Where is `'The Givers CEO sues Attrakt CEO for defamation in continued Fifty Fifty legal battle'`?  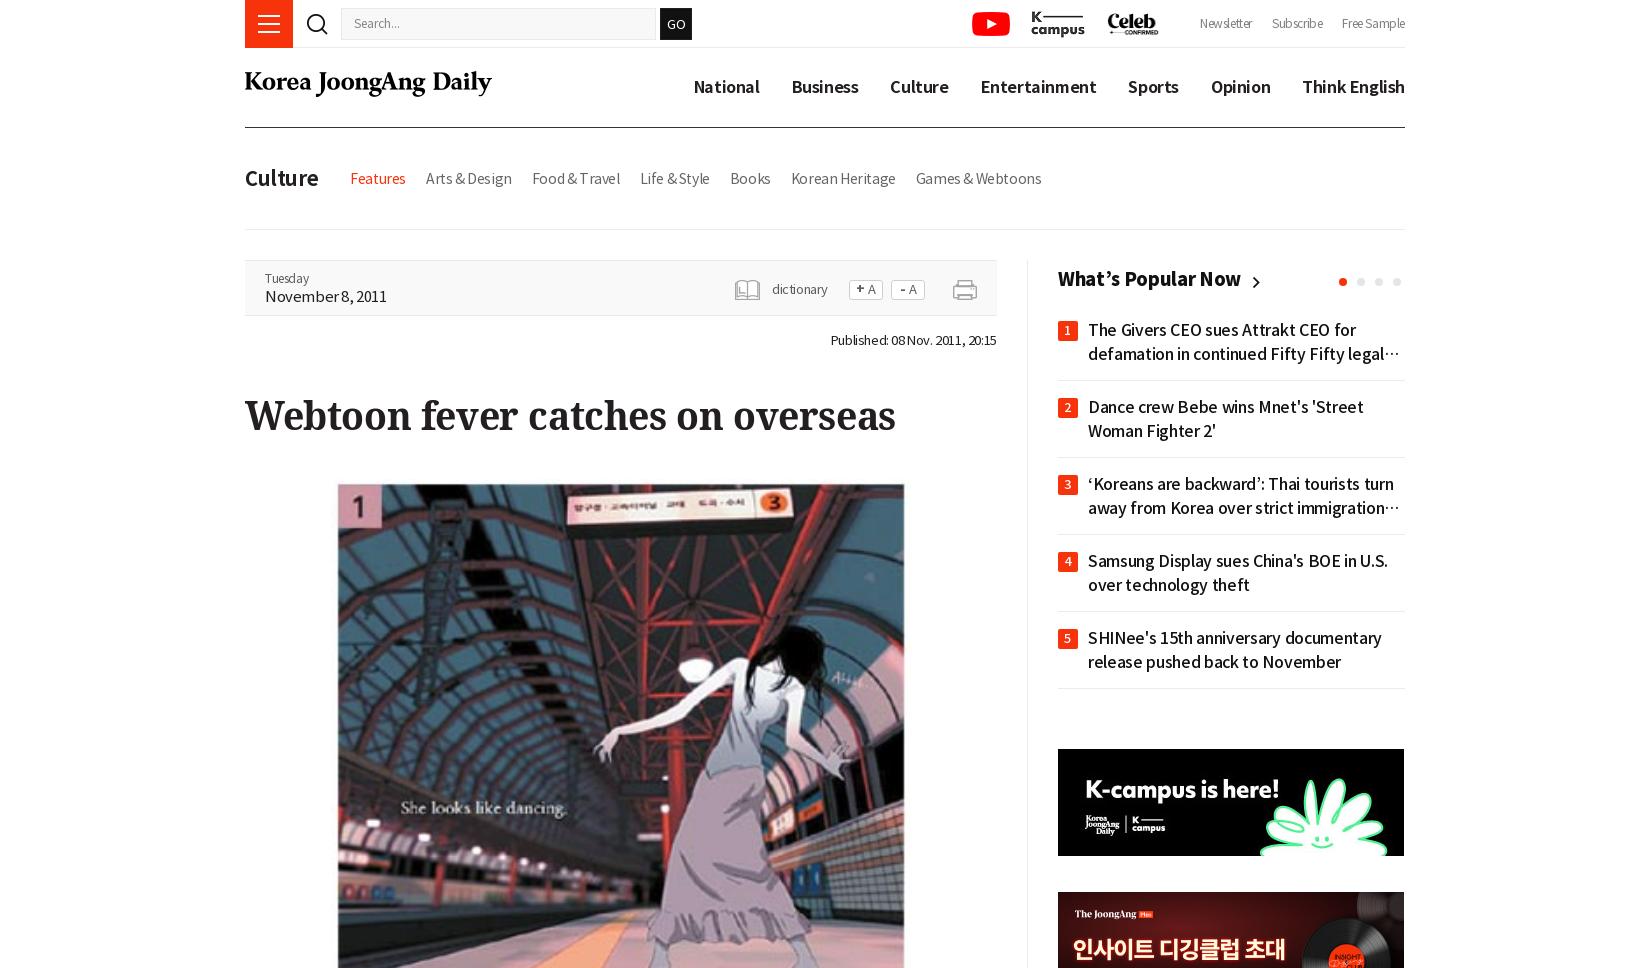
'The Givers CEO sues Attrakt CEO for defamation in continued Fifty Fifty legal battle' is located at coordinates (1235, 353).